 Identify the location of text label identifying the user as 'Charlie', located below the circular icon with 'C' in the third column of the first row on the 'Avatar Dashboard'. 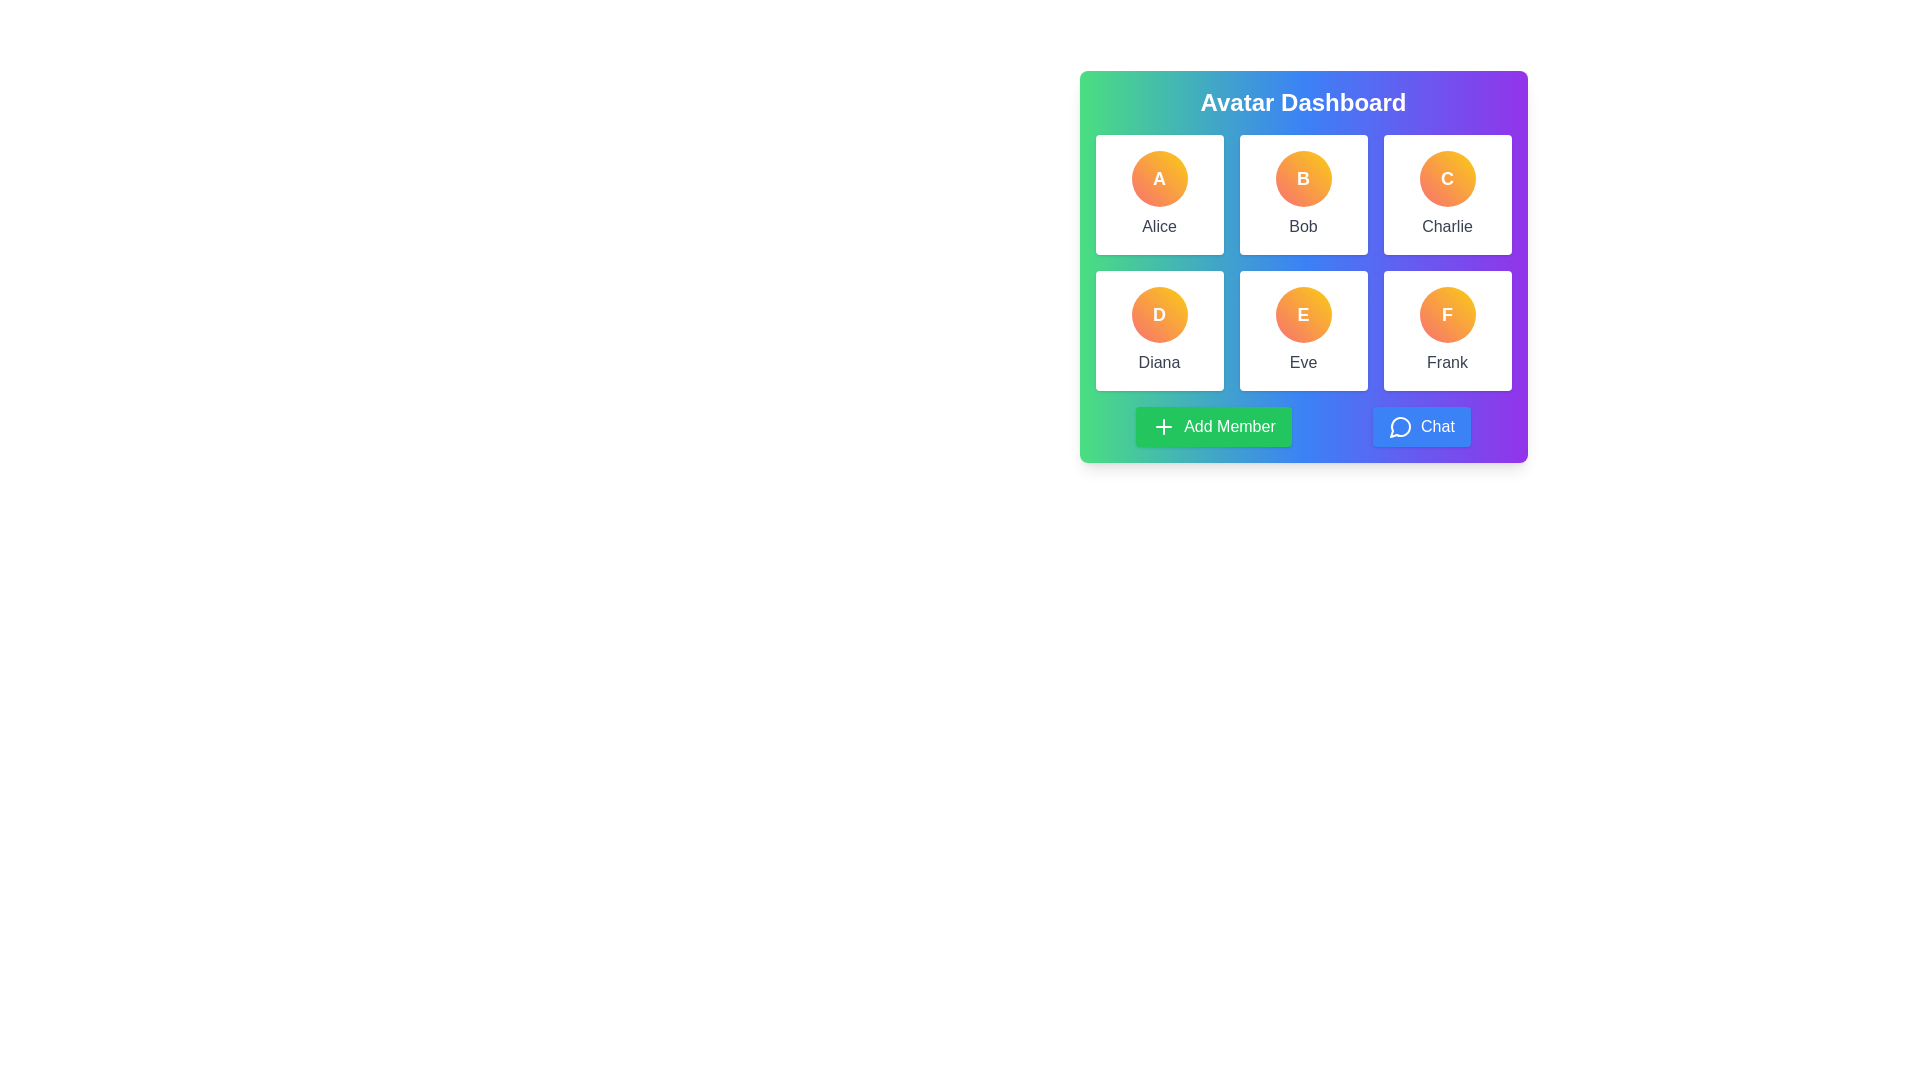
(1447, 226).